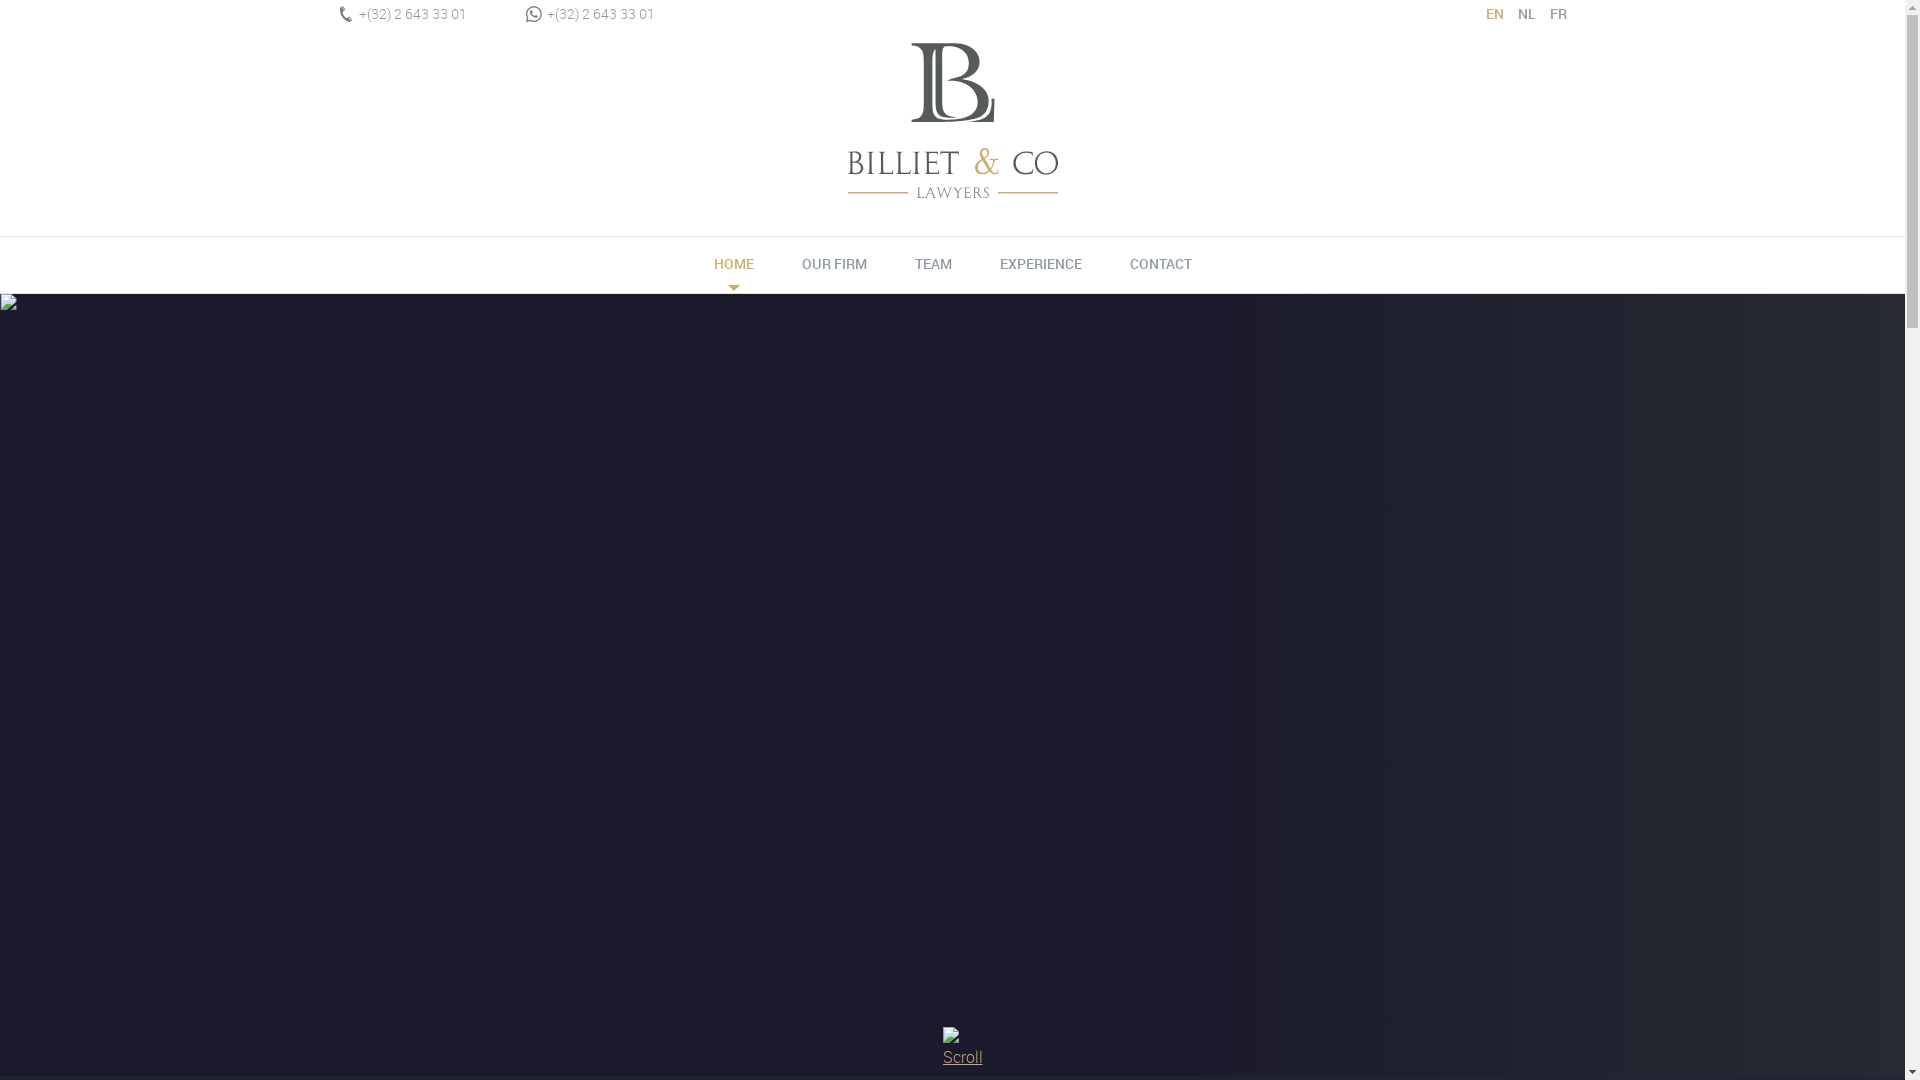  I want to click on 'NL', so click(1520, 13).